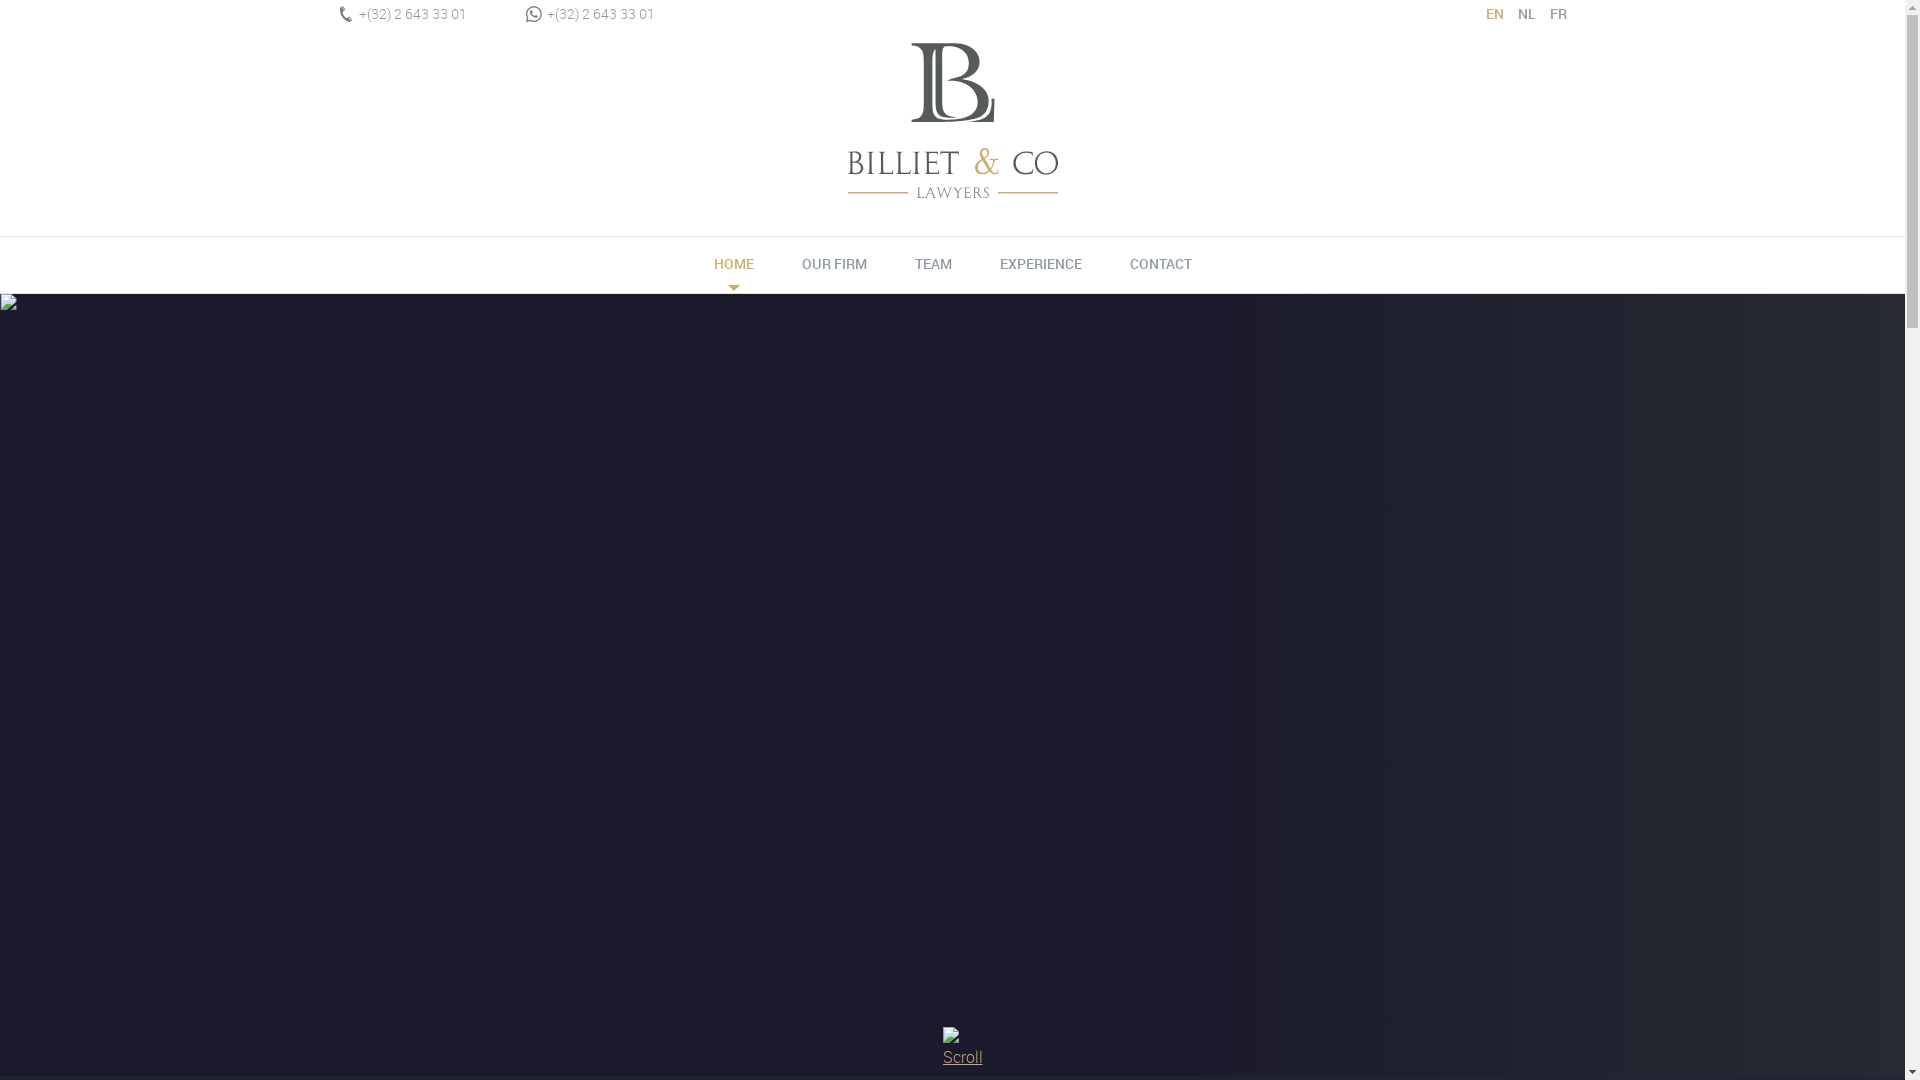  I want to click on 'NL', so click(1520, 13).